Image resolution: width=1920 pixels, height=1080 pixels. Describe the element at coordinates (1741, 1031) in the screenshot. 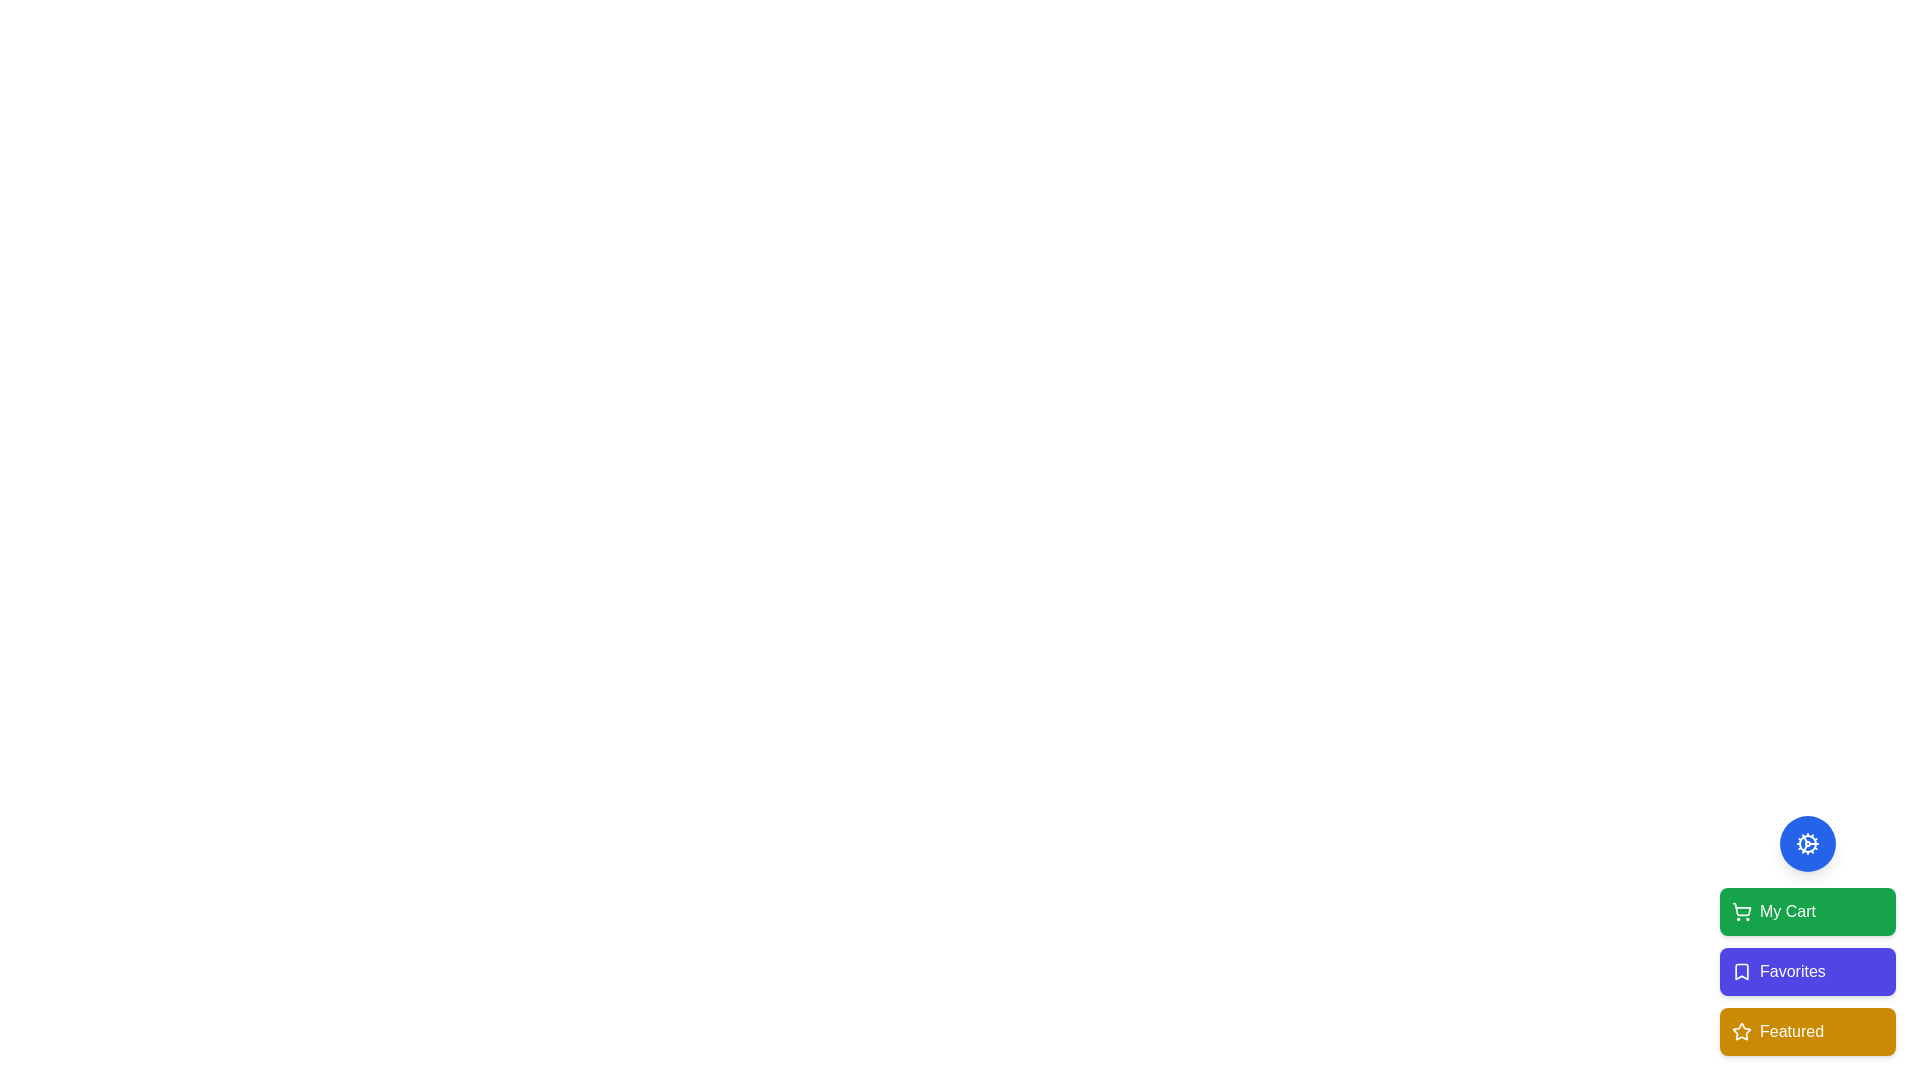

I see `the star icon located at the bottom-right corner of the interface, to the left of the 'Featured' label` at that location.